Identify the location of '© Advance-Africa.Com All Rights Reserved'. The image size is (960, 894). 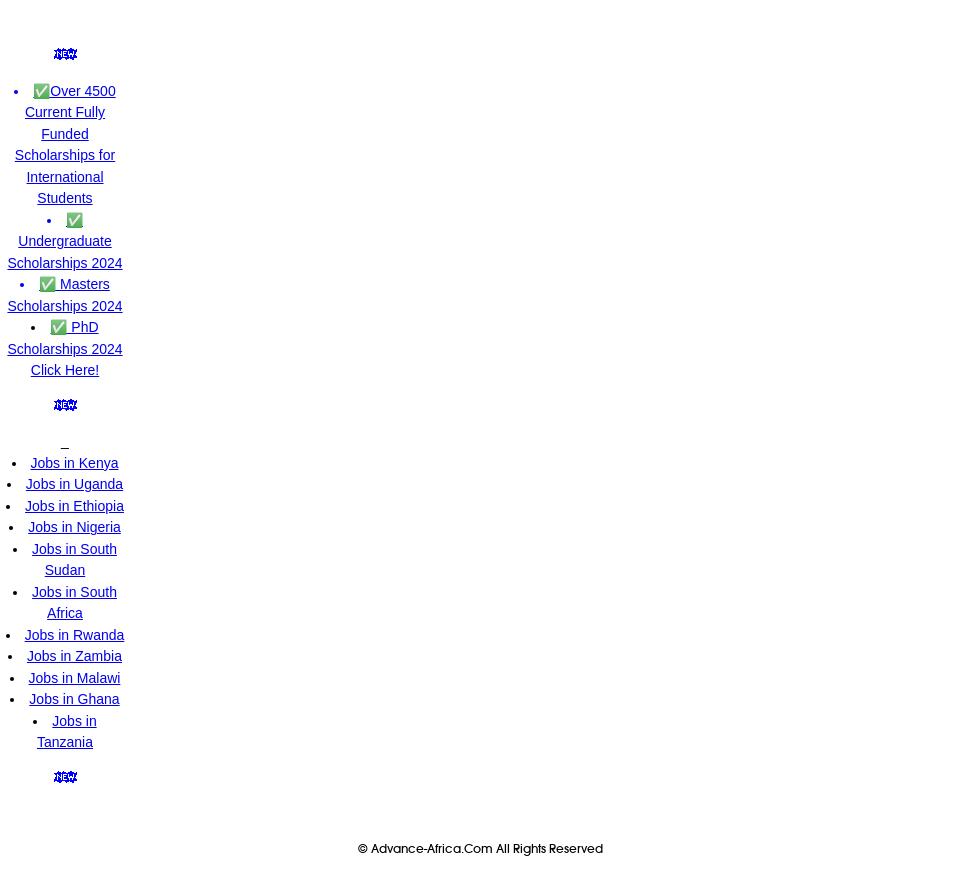
(357, 847).